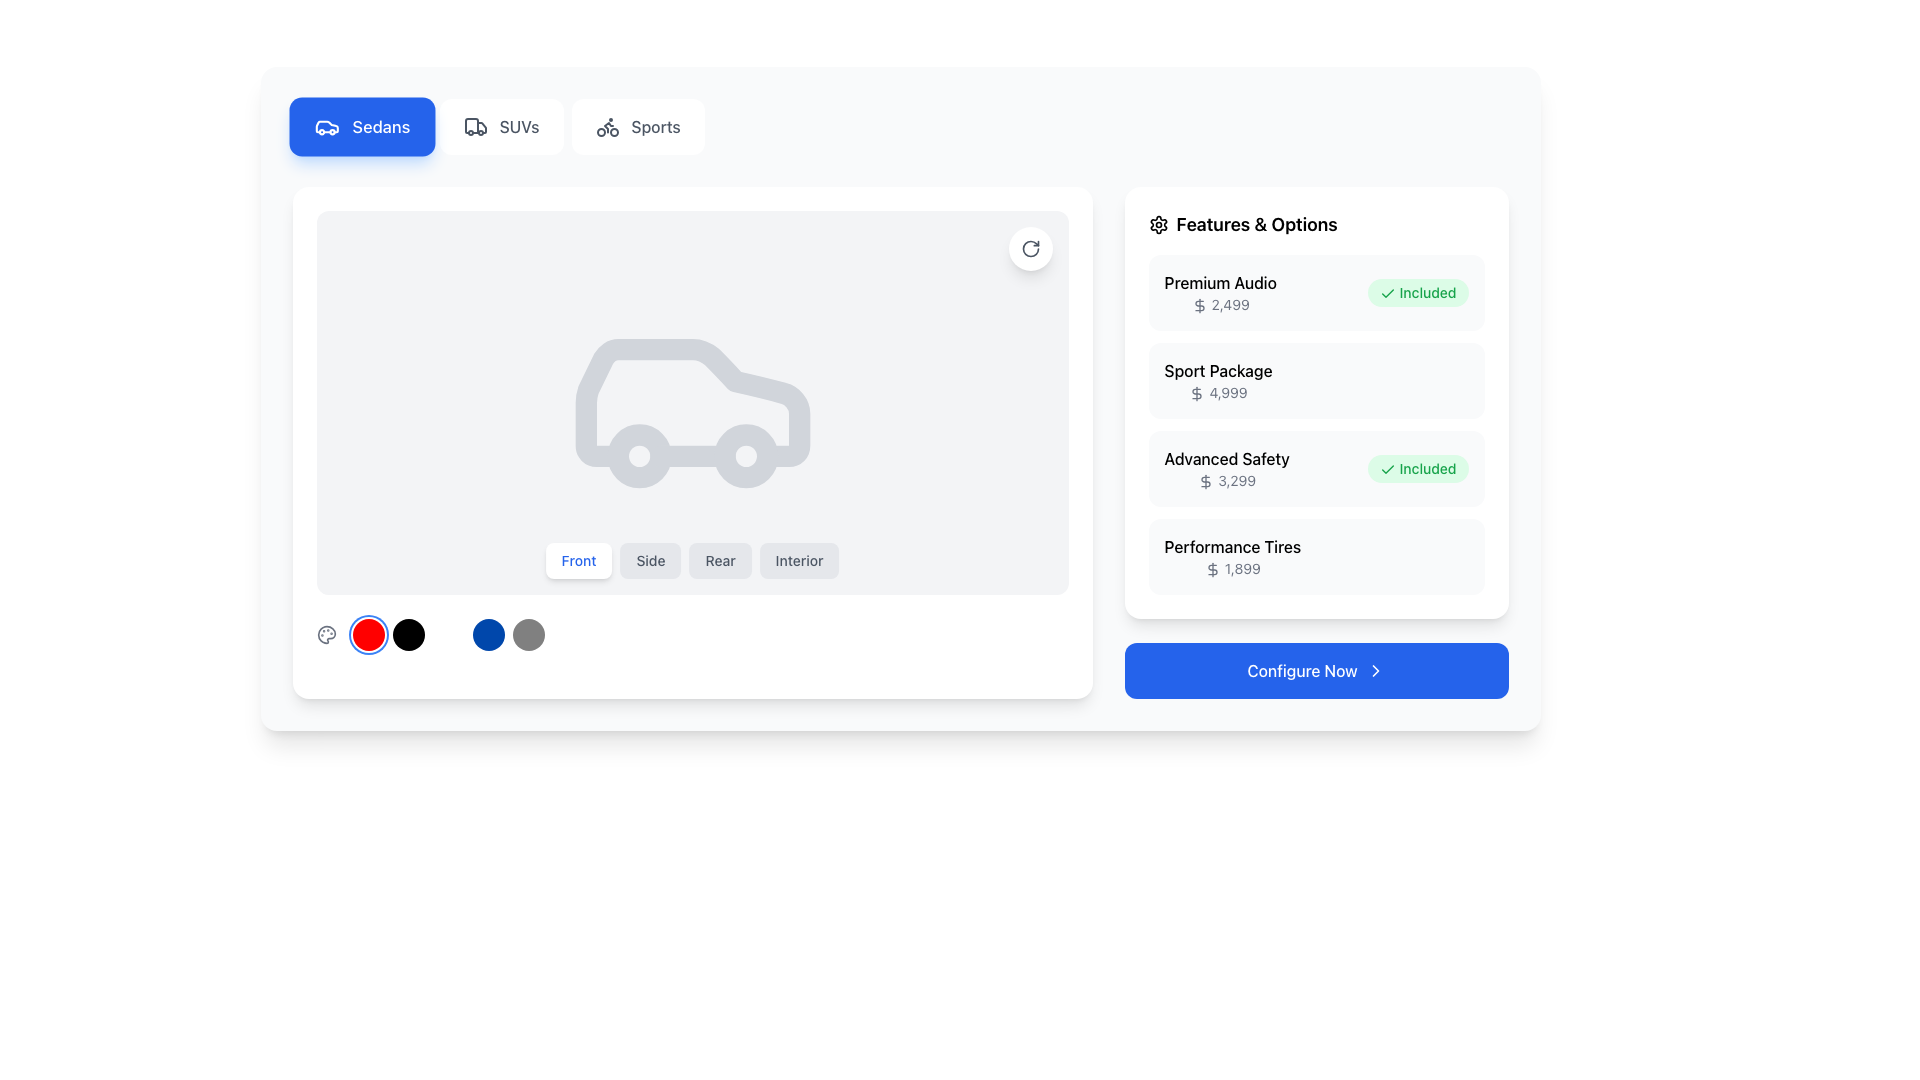  What do you see at coordinates (1219, 304) in the screenshot?
I see `the Price Label displaying '2,499' styled in a smaller gray font, which is associated with the 'Premium Audio' feature under 'Features & Options'` at bounding box center [1219, 304].